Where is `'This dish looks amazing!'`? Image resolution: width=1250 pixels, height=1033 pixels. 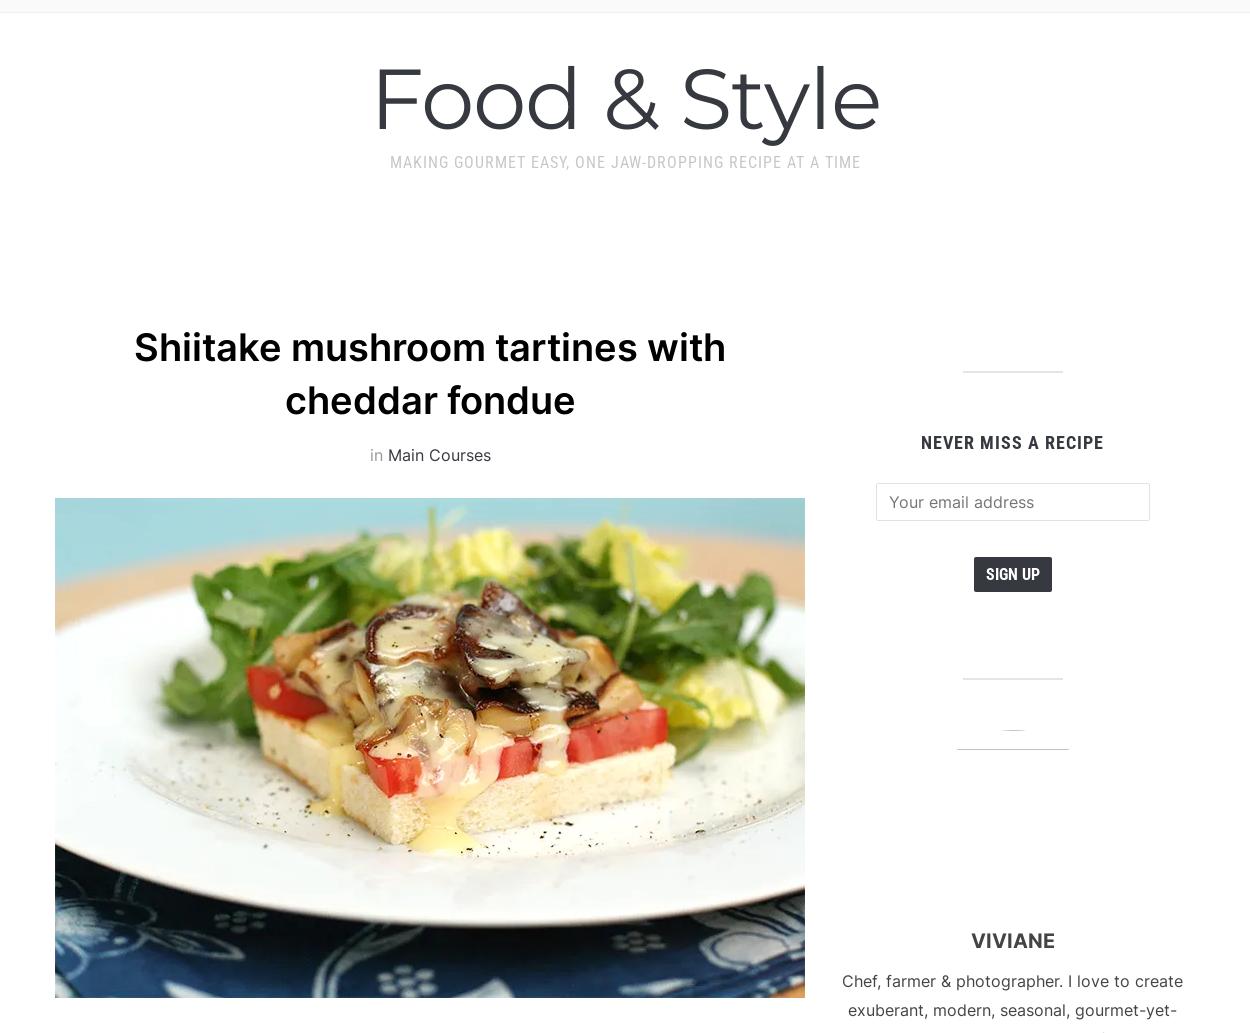
'This dish looks amazing!' is located at coordinates (264, 446).